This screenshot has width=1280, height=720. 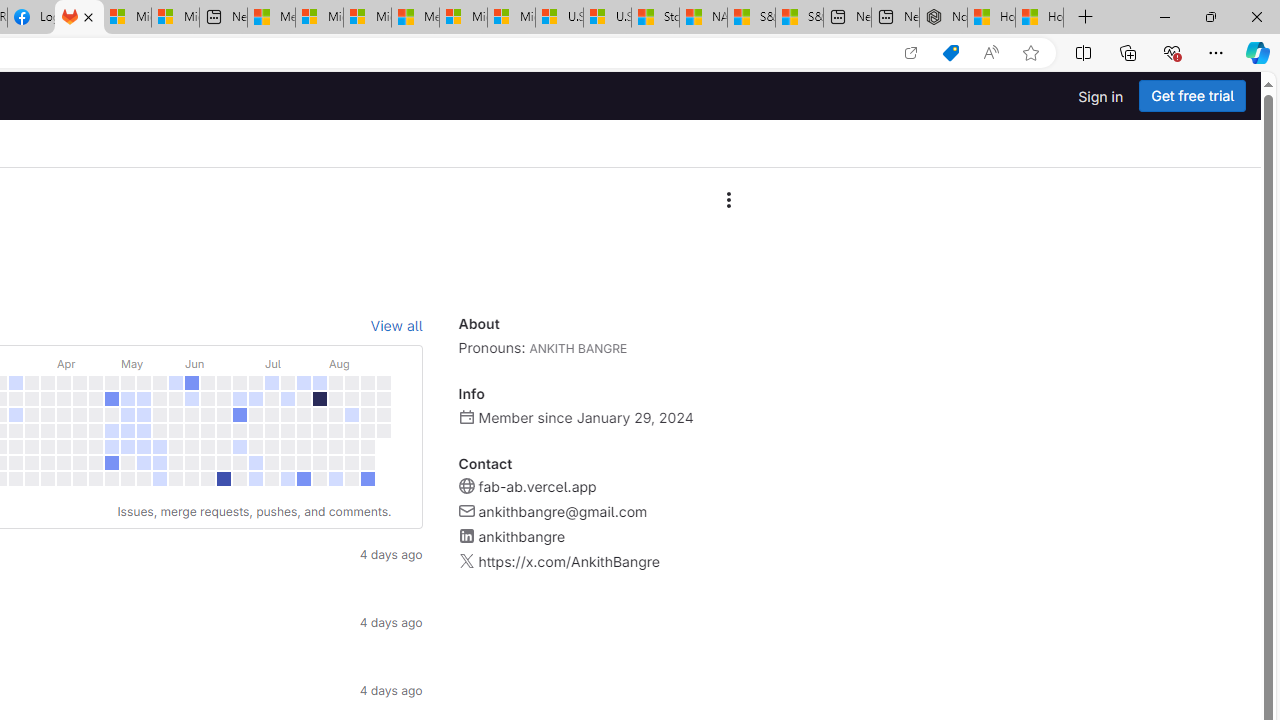 What do you see at coordinates (536, 487) in the screenshot?
I see `'fab-ab.vercel.app'` at bounding box center [536, 487].